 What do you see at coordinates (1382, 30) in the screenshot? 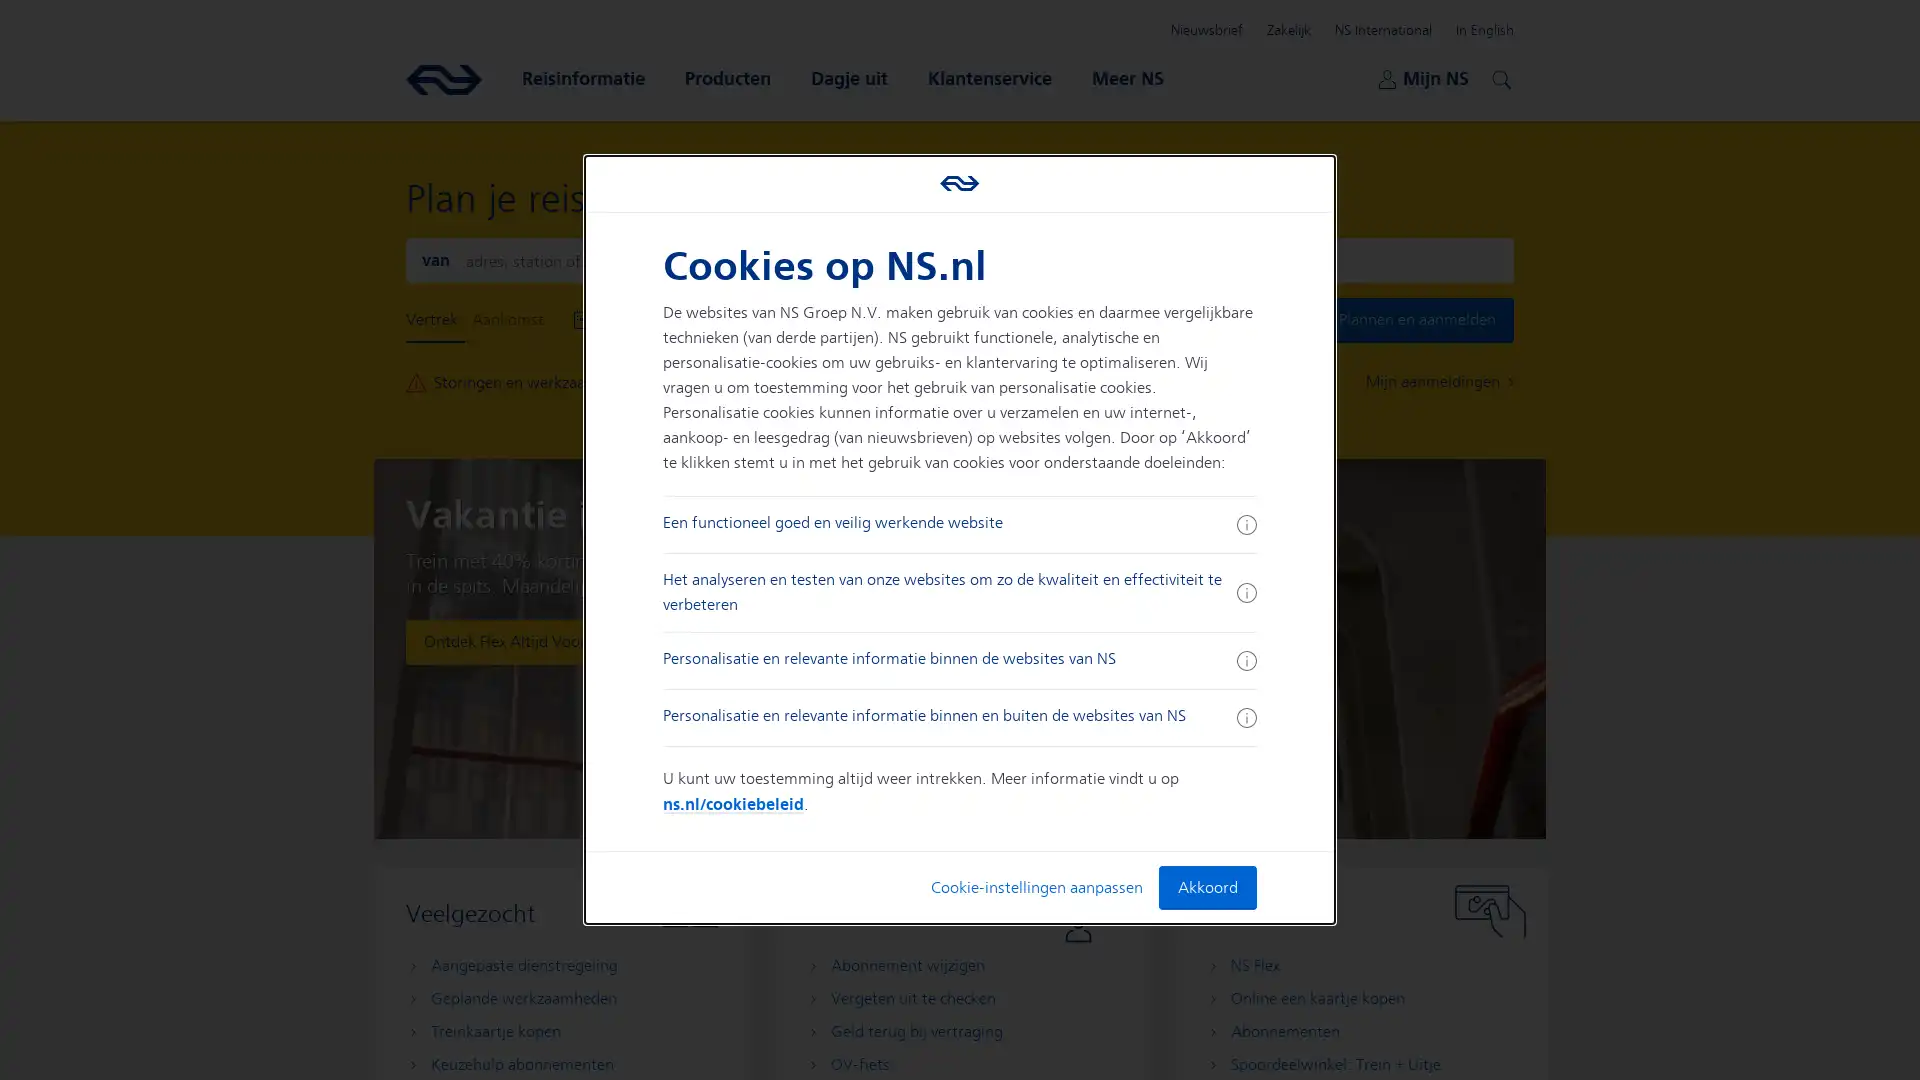
I see `NS International Open submenu` at bounding box center [1382, 30].